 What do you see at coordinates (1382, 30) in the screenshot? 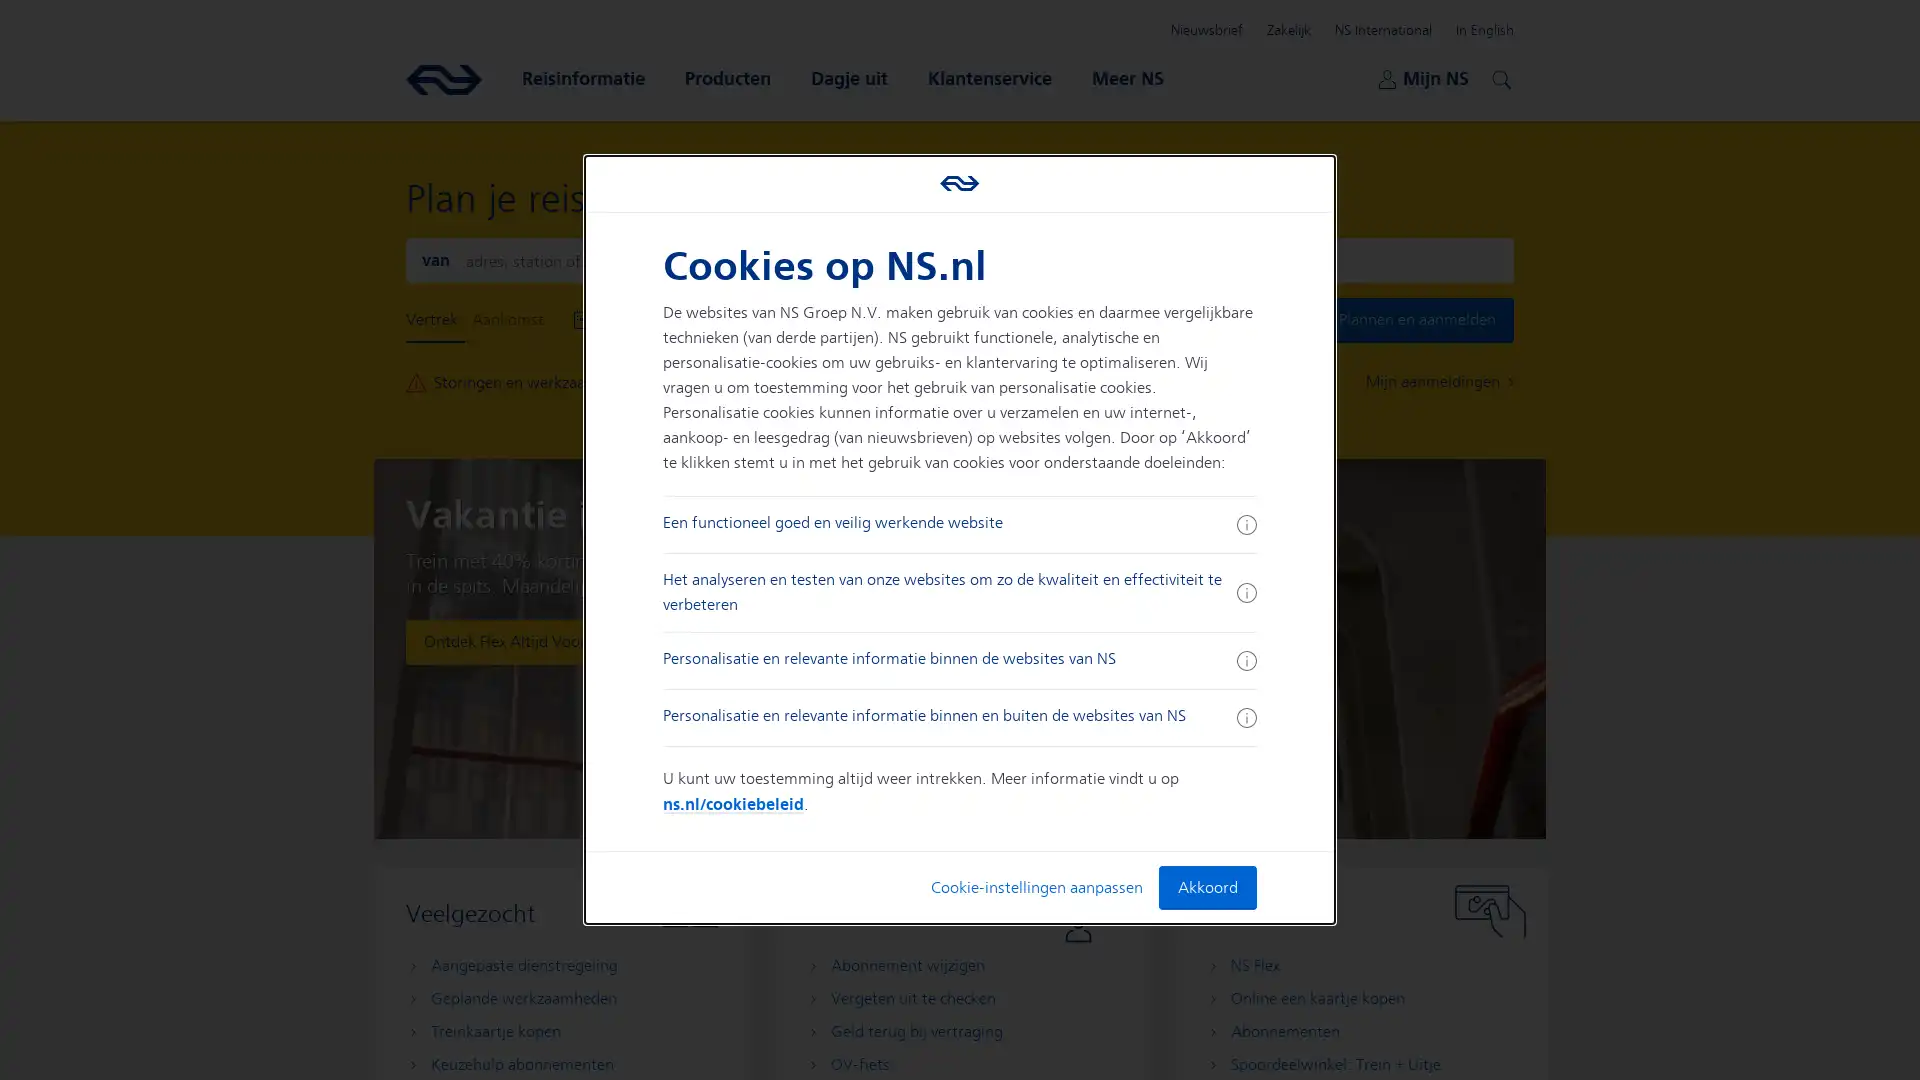
I see `NS International Open submenu` at bounding box center [1382, 30].